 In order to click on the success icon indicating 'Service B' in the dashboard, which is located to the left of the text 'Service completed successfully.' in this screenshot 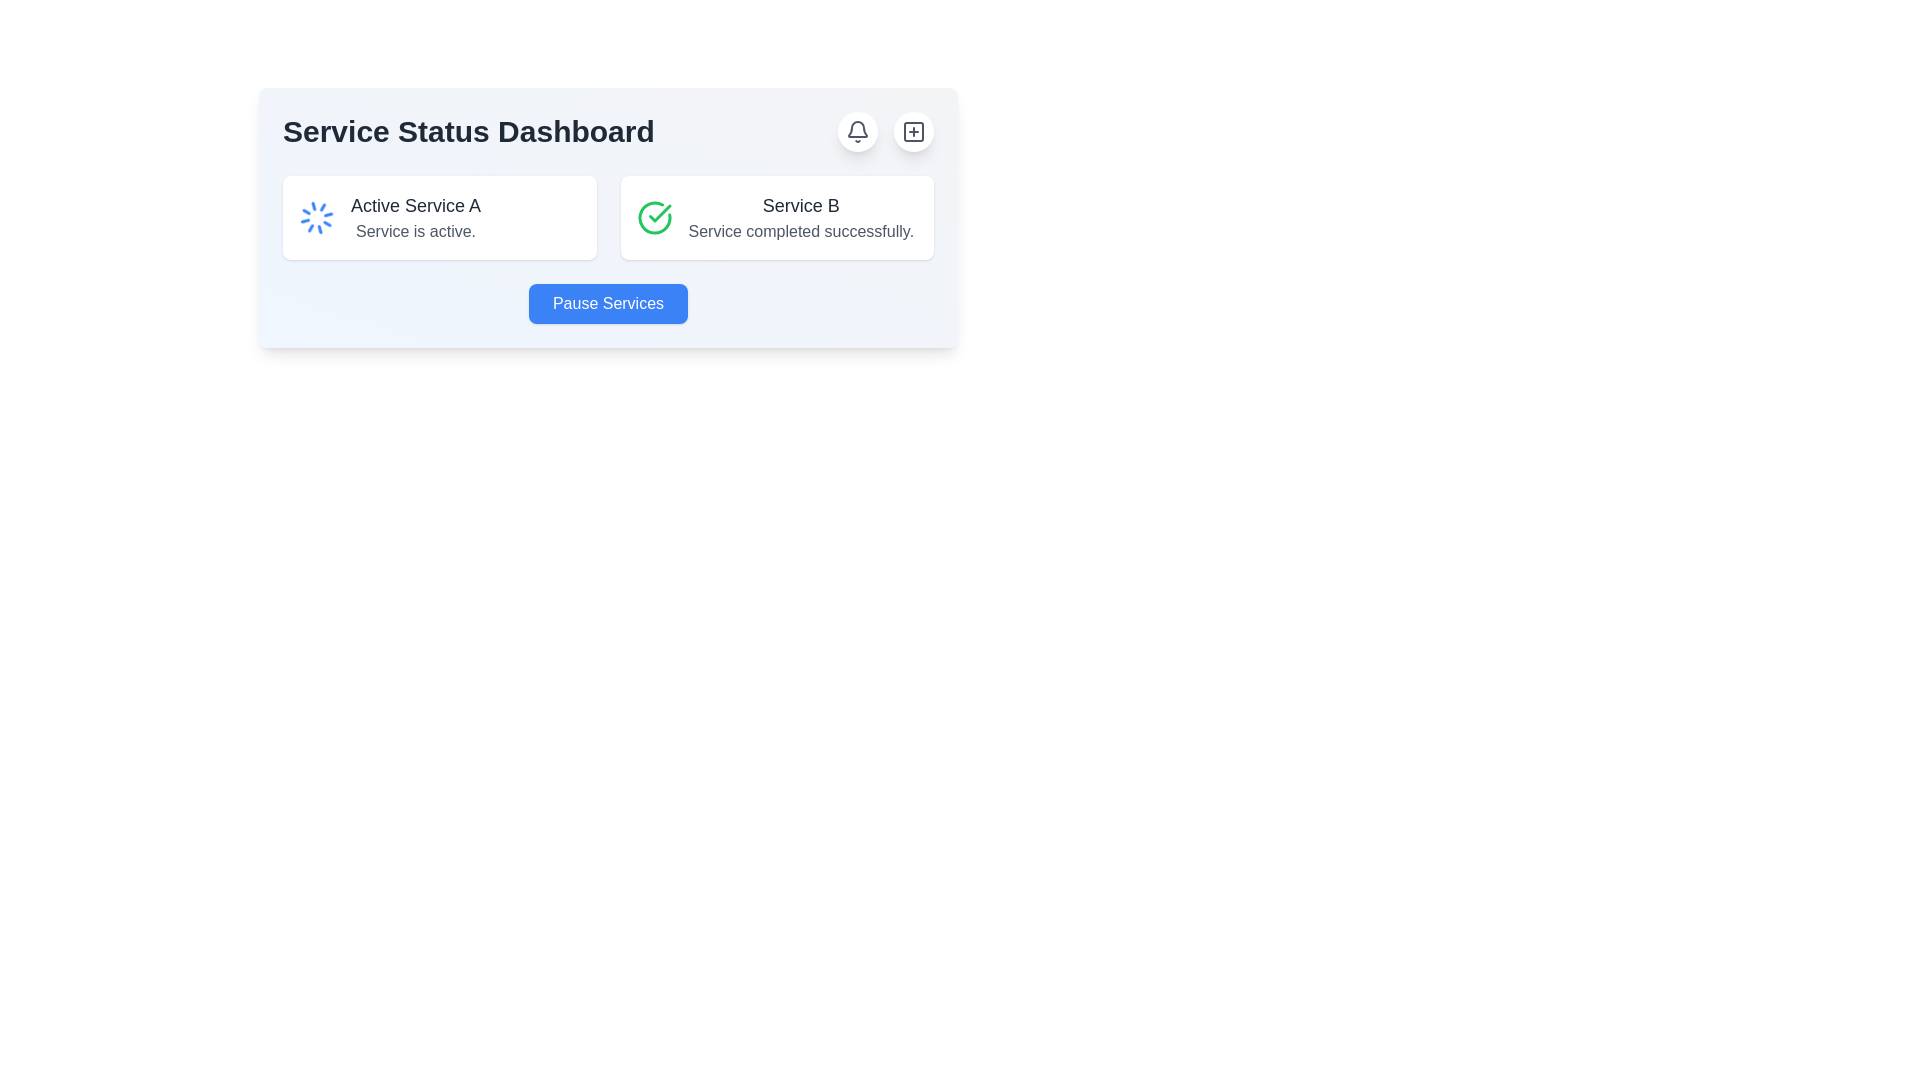, I will do `click(654, 218)`.